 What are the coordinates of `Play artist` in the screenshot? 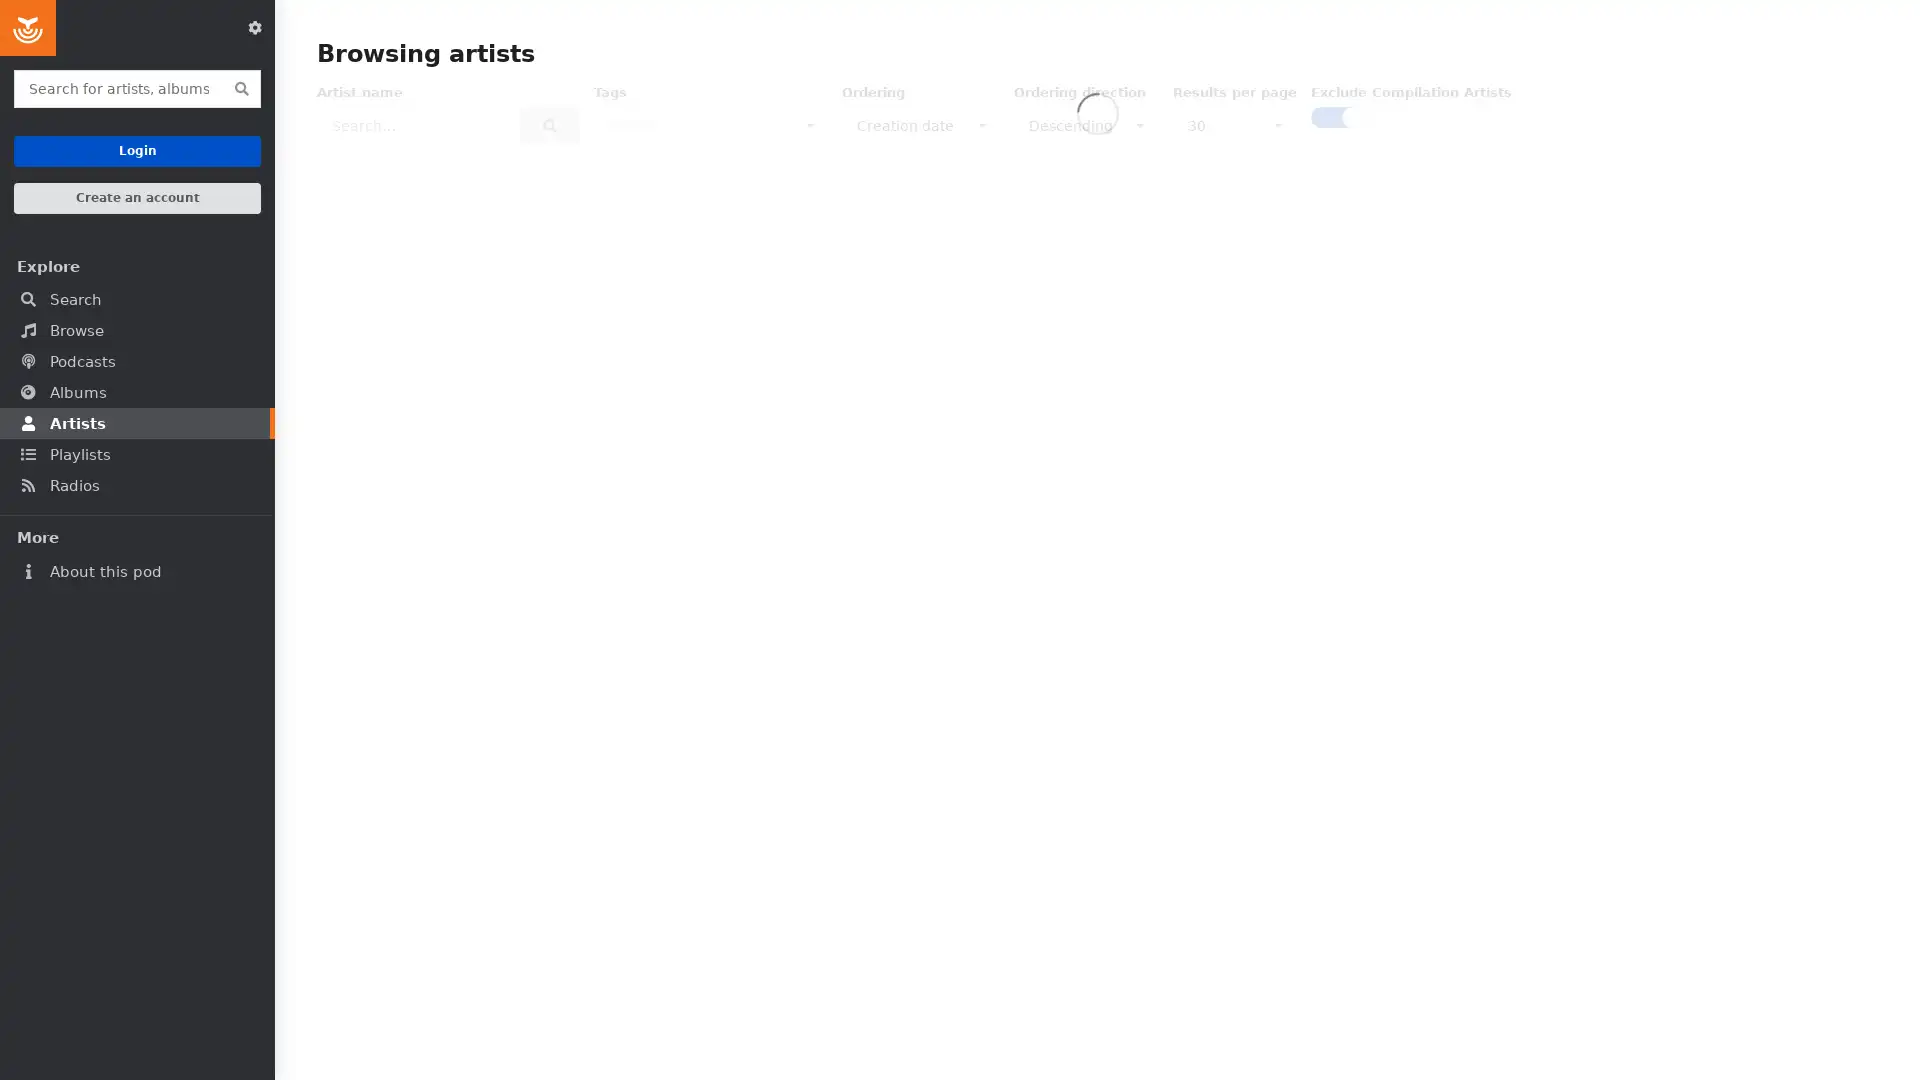 It's located at (1353, 1035).